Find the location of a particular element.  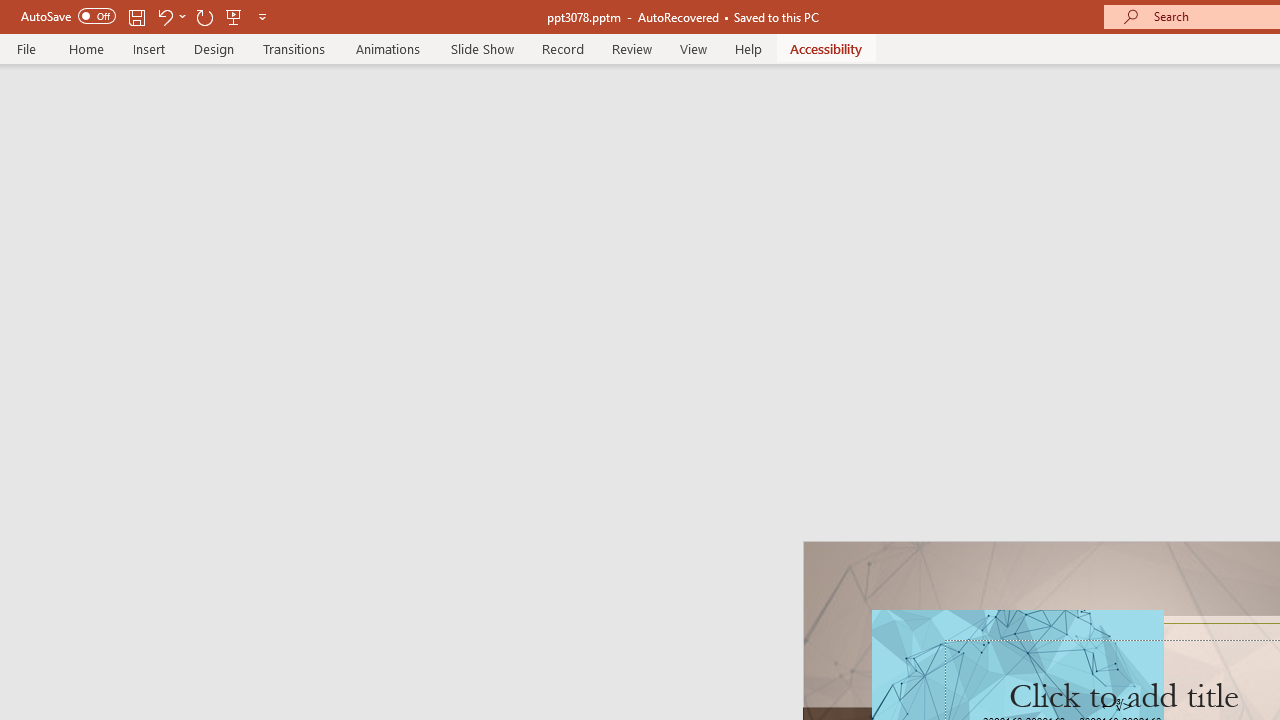

'From Beginning' is located at coordinates (234, 16).